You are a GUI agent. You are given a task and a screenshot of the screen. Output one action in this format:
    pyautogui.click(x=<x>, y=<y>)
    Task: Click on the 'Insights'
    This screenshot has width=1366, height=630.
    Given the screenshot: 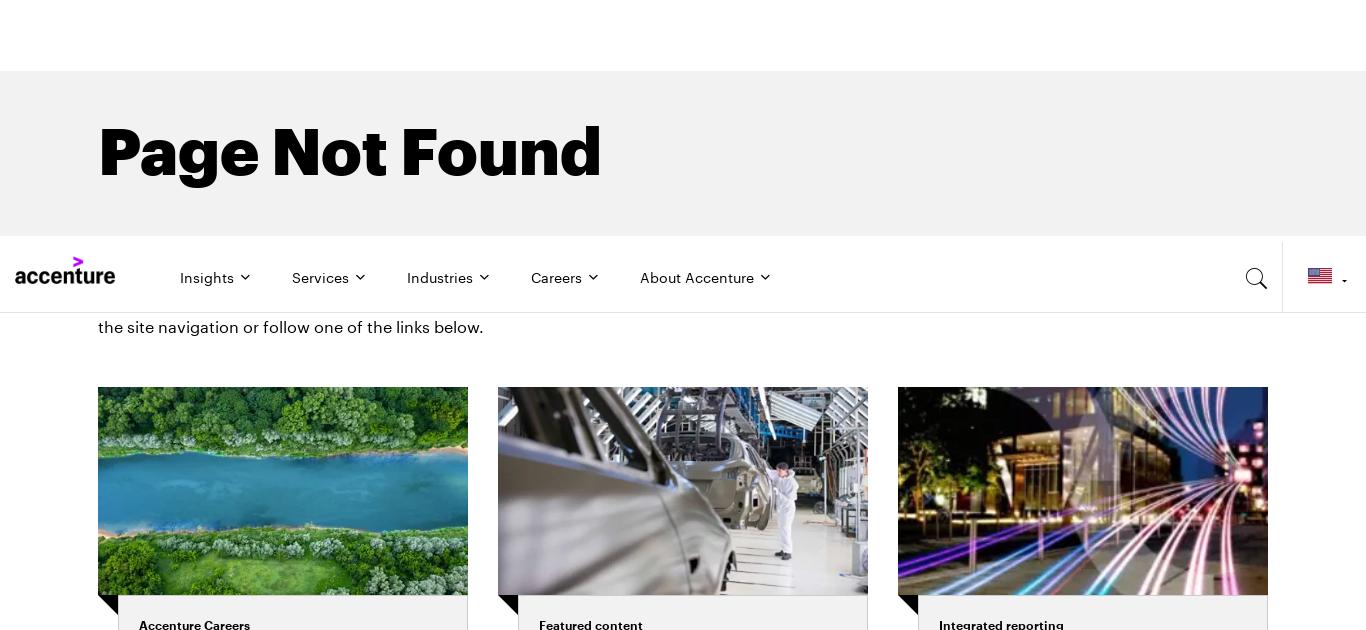 What is the action you would take?
    pyautogui.click(x=205, y=34)
    